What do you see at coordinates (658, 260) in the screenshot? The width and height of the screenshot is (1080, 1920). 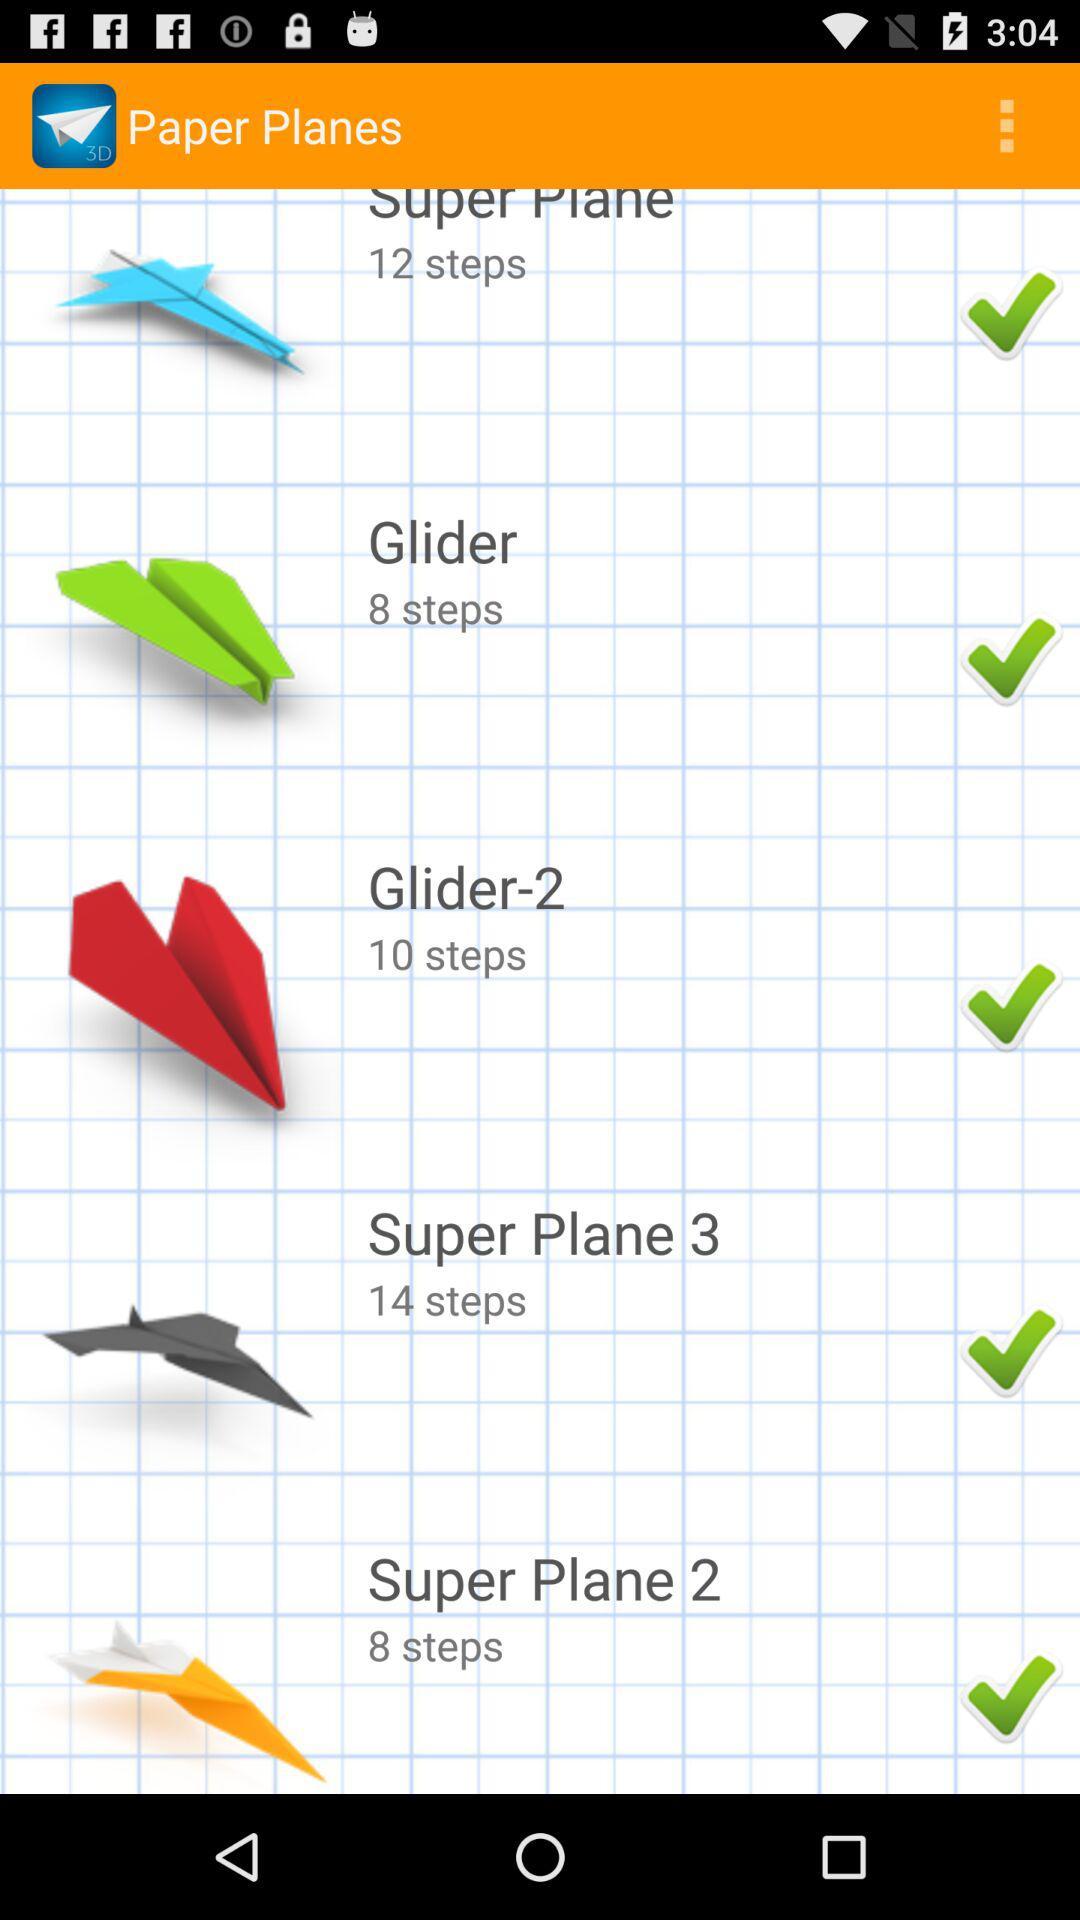 I see `the icon below super plane  item` at bounding box center [658, 260].